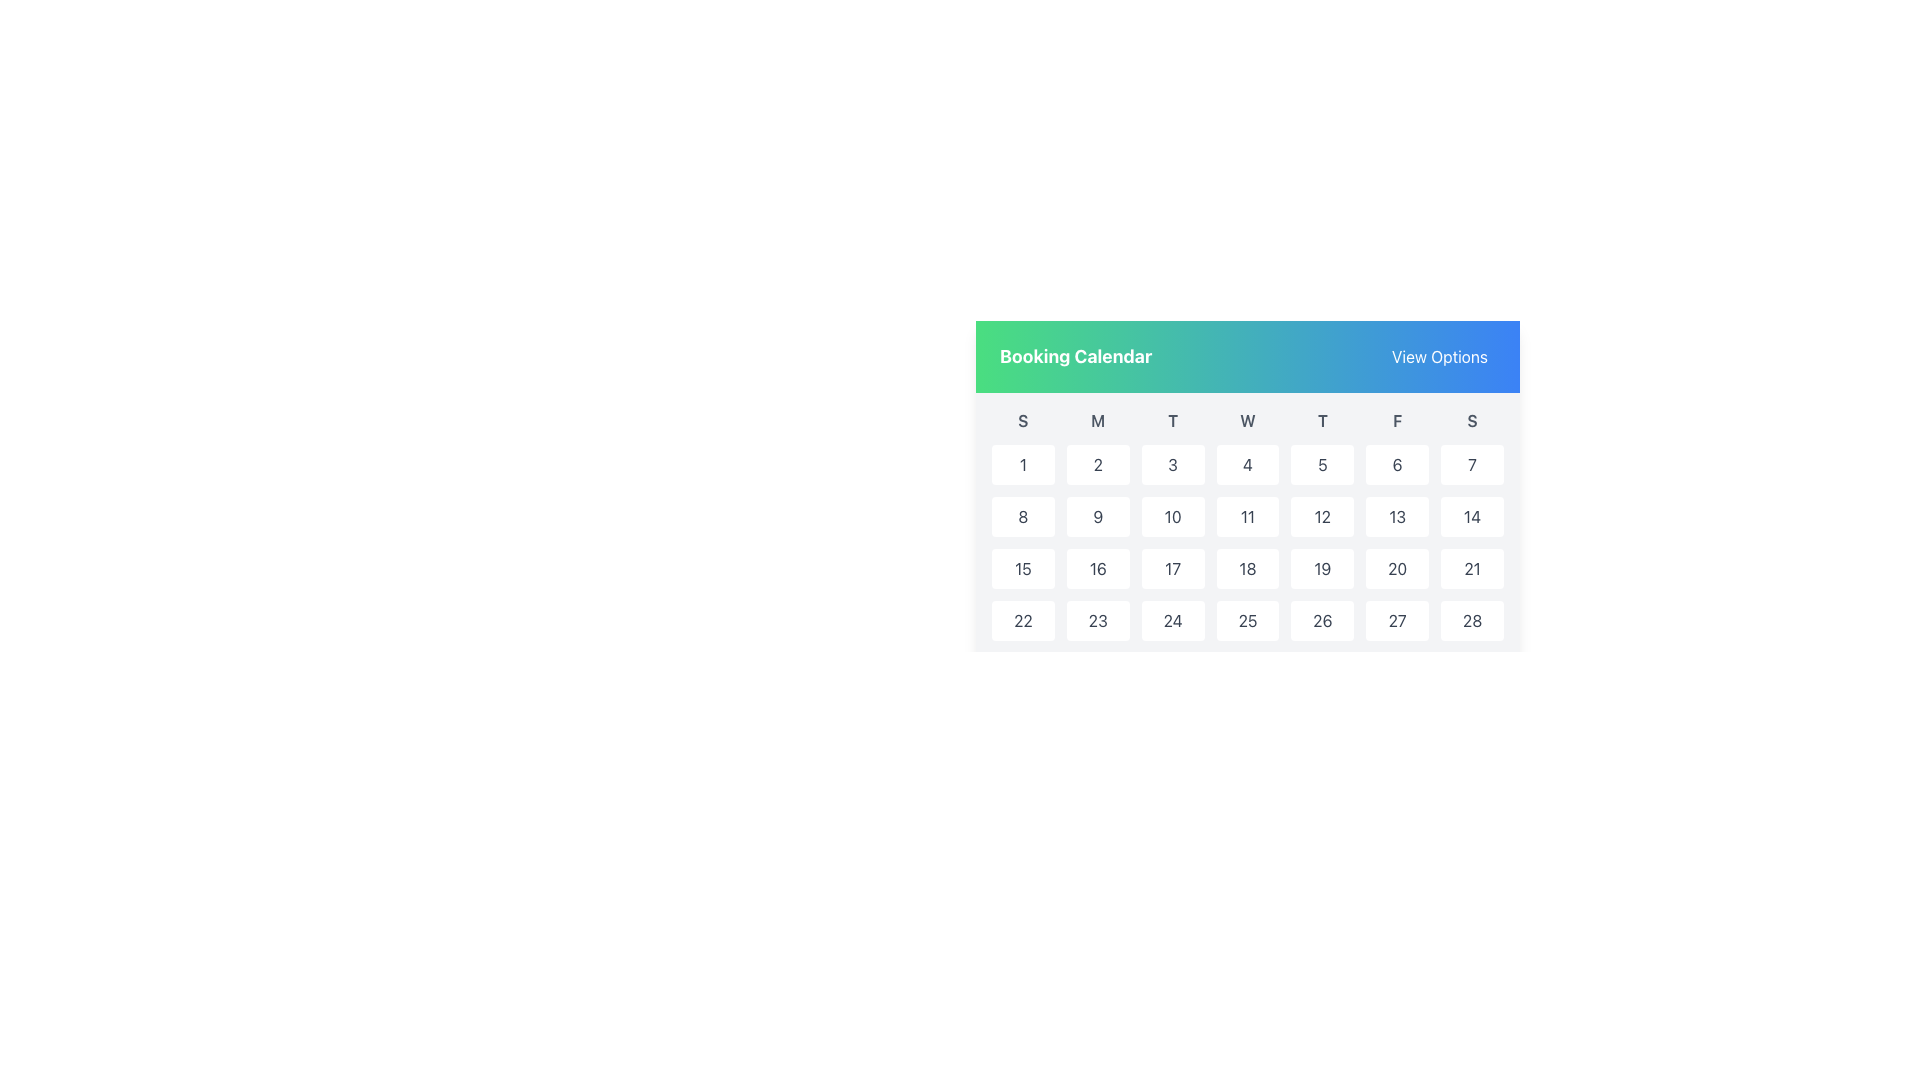 Image resolution: width=1920 pixels, height=1080 pixels. What do you see at coordinates (1173, 569) in the screenshot?
I see `on the numeric text label displaying '17' within the calendar grid cell` at bounding box center [1173, 569].